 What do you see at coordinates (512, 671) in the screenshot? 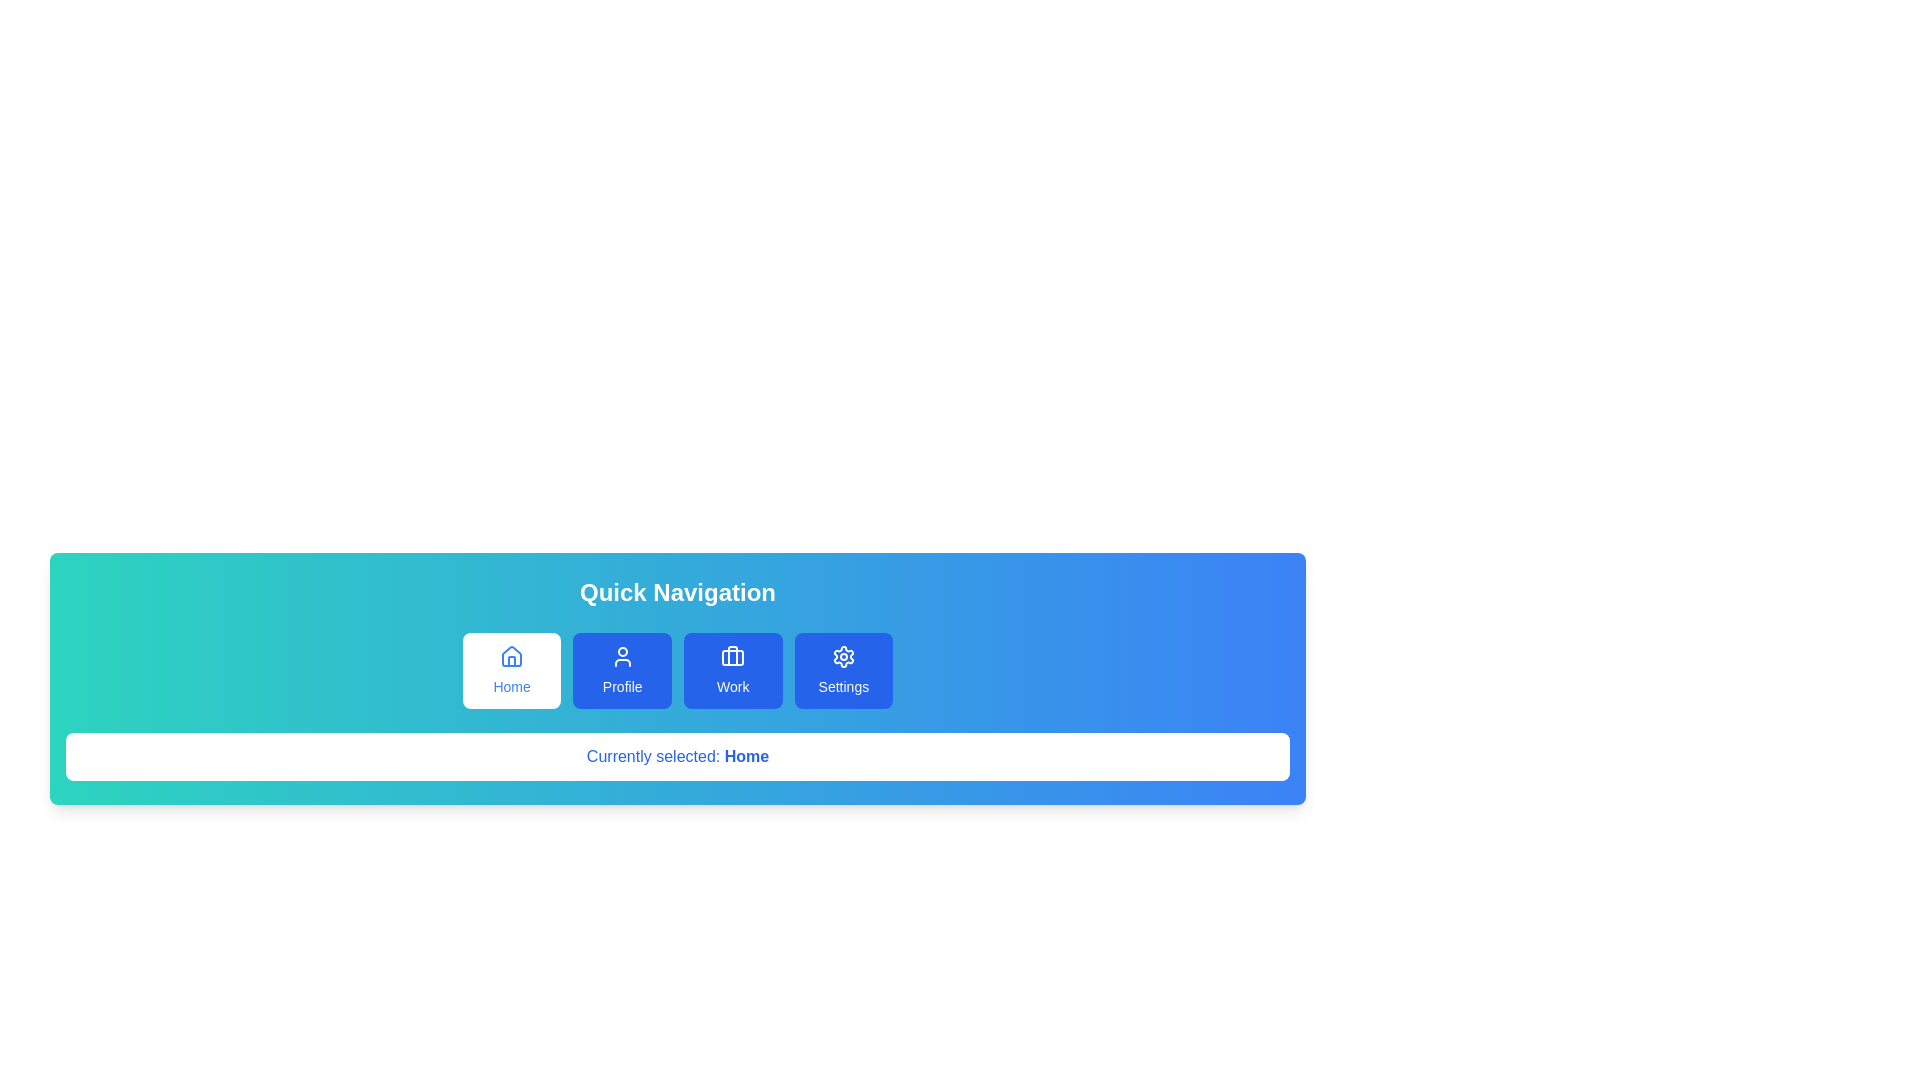
I see `the Home tab` at bounding box center [512, 671].